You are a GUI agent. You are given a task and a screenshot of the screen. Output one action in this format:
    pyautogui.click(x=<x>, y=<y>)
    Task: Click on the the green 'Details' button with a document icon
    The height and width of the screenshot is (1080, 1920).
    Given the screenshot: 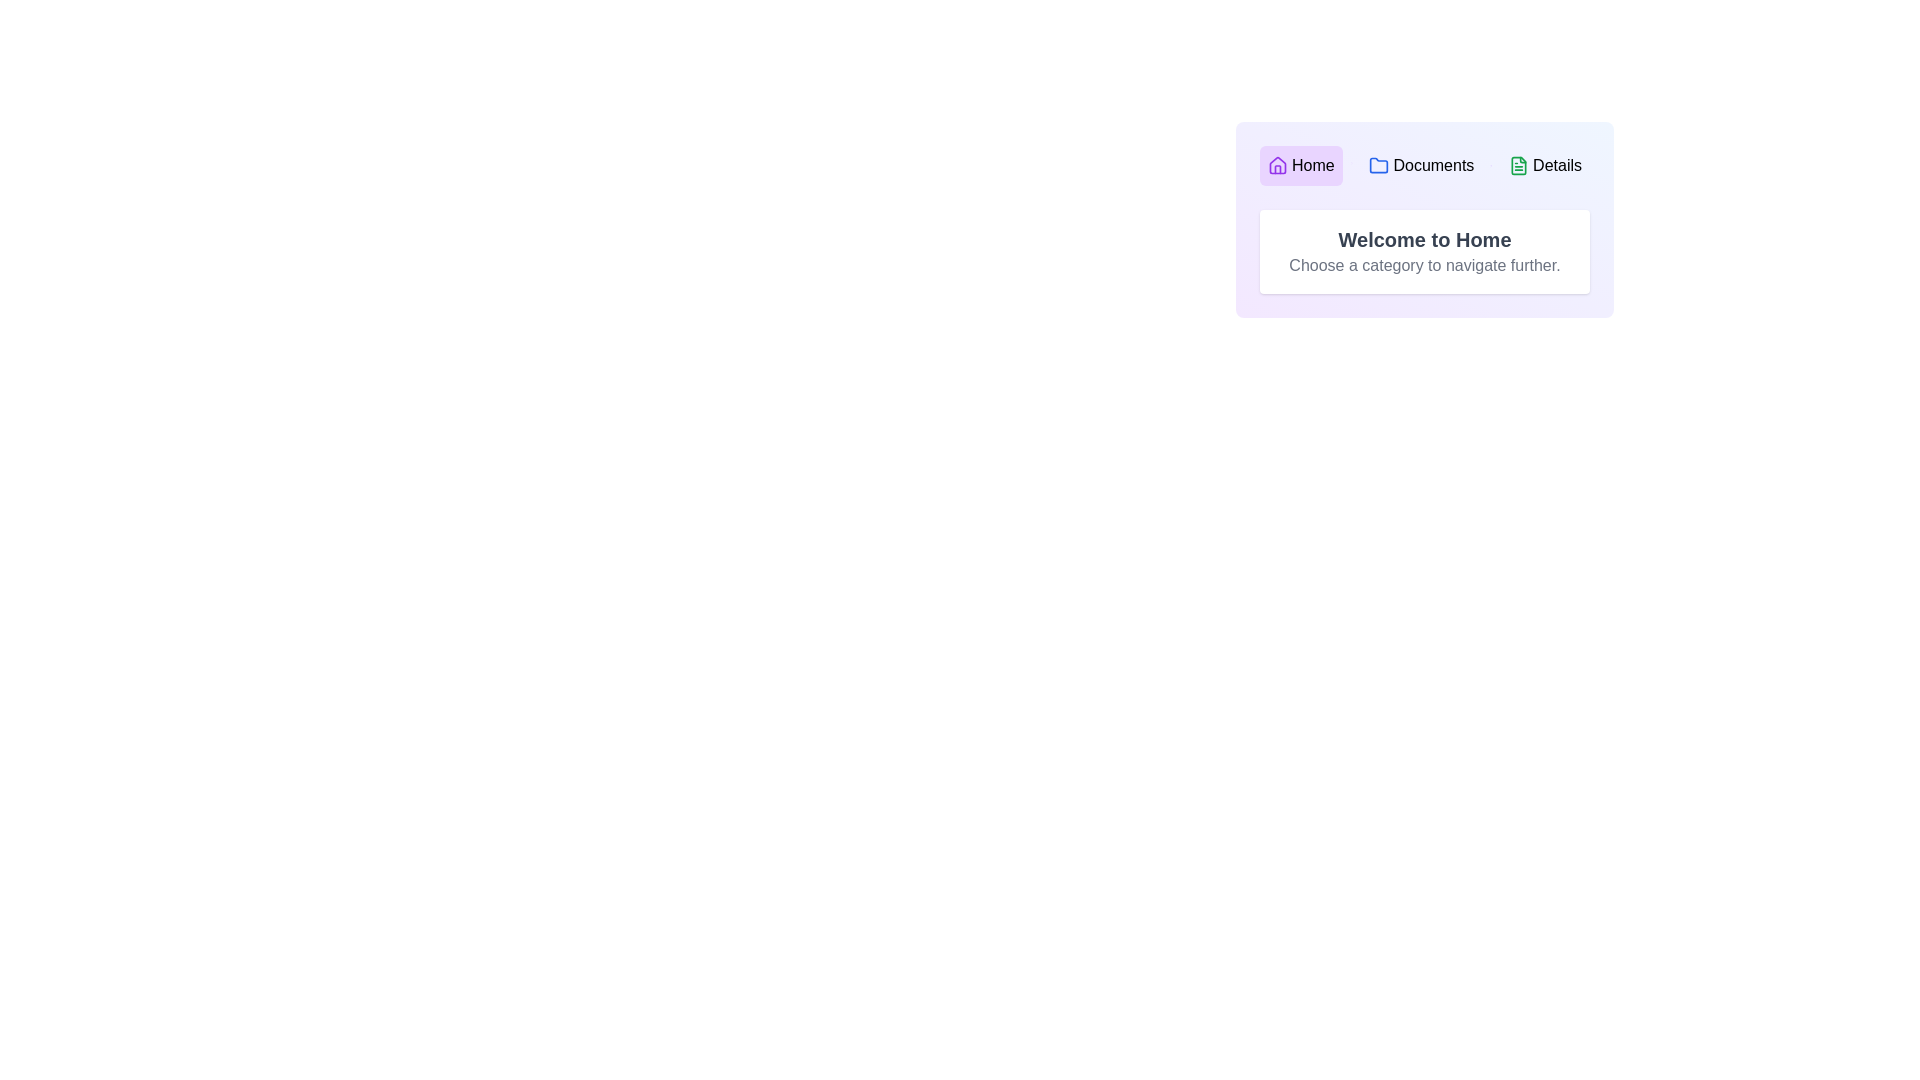 What is the action you would take?
    pyautogui.click(x=1544, y=164)
    